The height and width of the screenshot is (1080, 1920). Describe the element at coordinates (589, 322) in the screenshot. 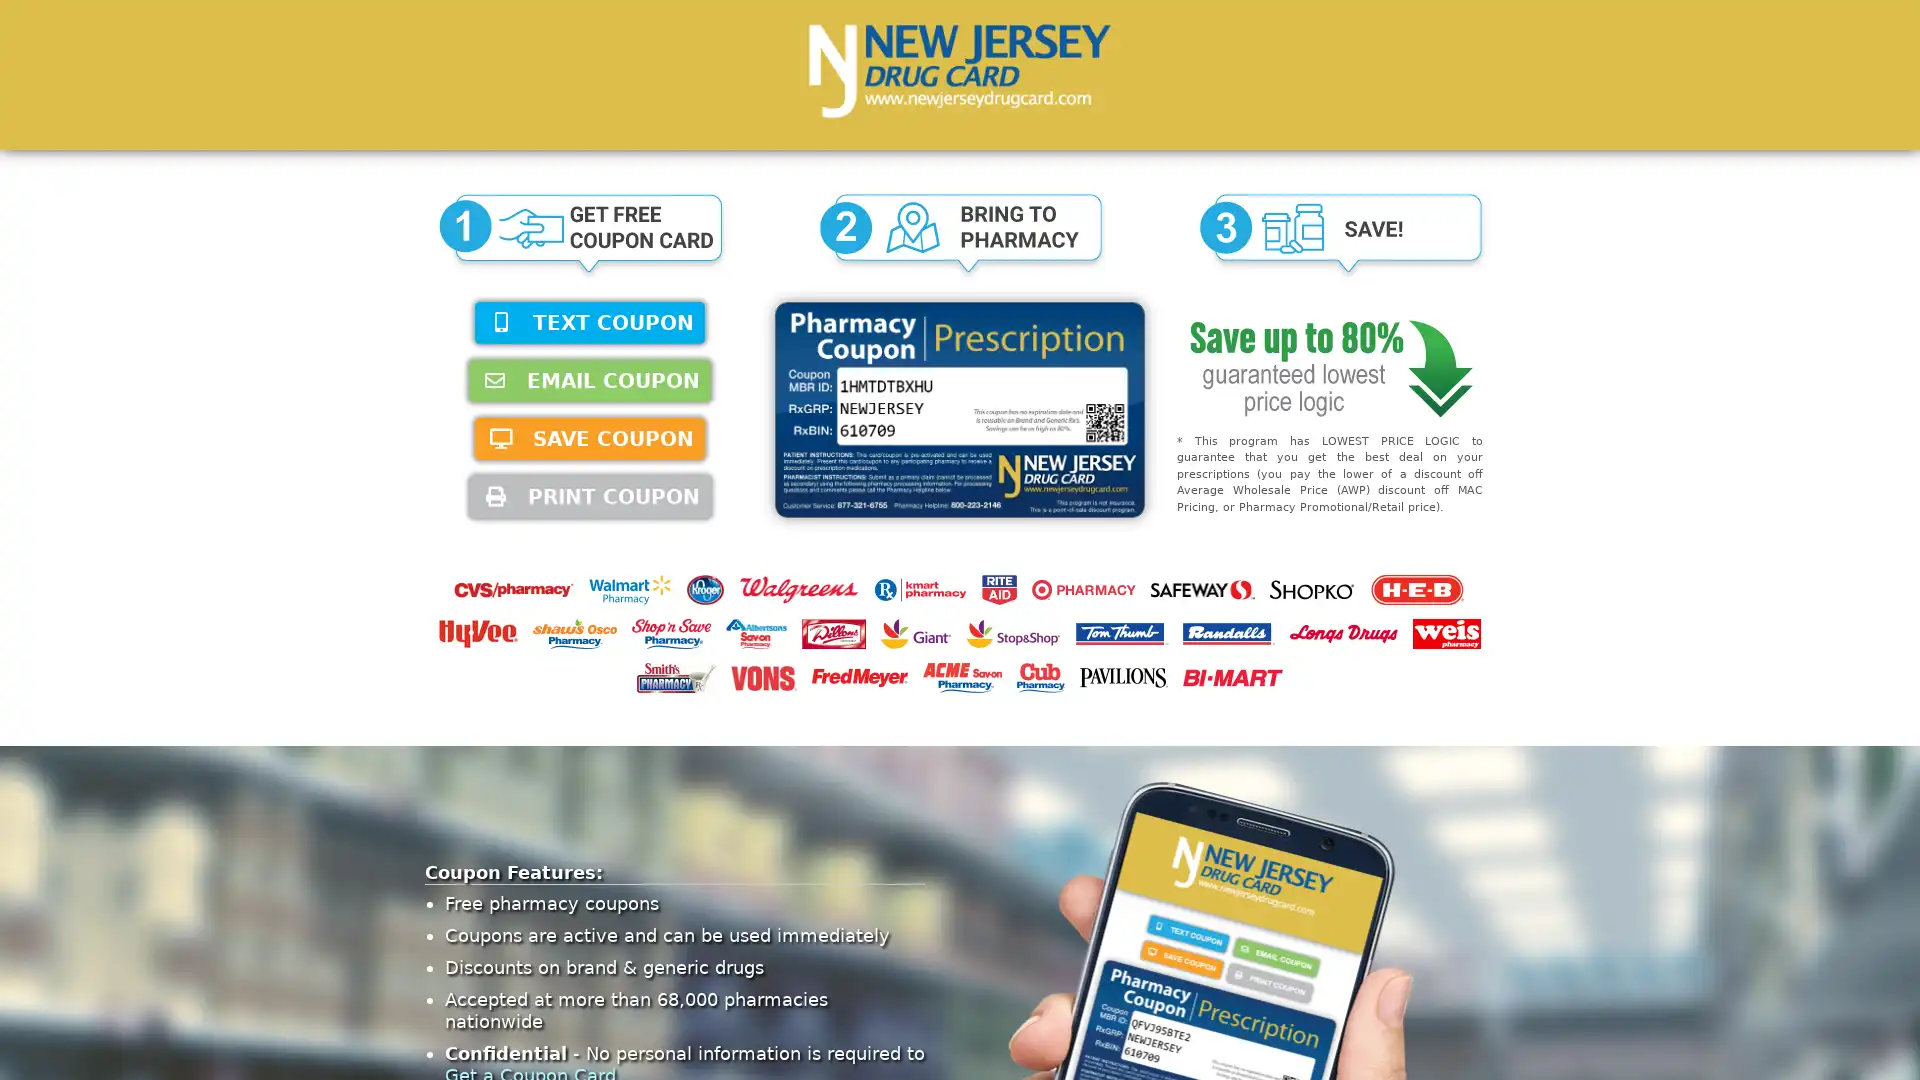

I see `TEXT COUPON` at that location.